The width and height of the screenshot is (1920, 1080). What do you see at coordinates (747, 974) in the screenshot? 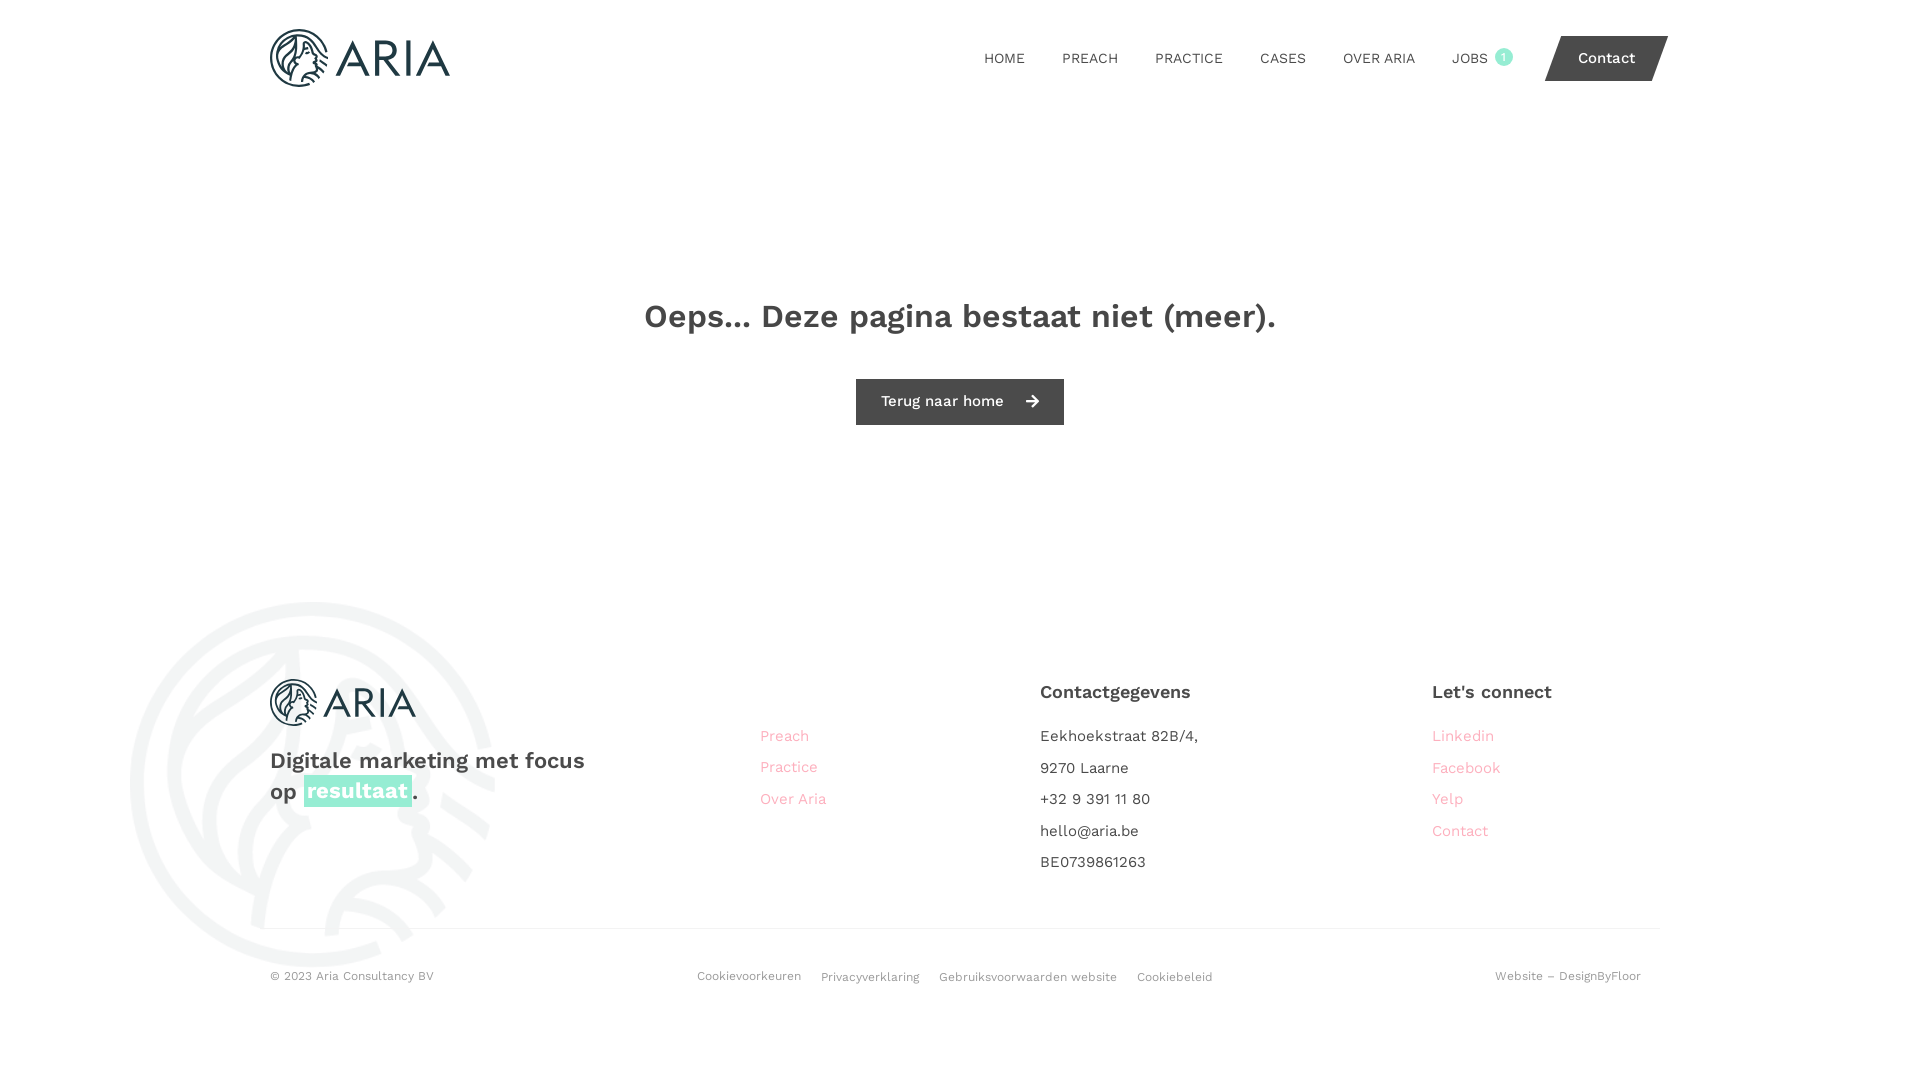
I see `'Cookievoorkeuren'` at bounding box center [747, 974].